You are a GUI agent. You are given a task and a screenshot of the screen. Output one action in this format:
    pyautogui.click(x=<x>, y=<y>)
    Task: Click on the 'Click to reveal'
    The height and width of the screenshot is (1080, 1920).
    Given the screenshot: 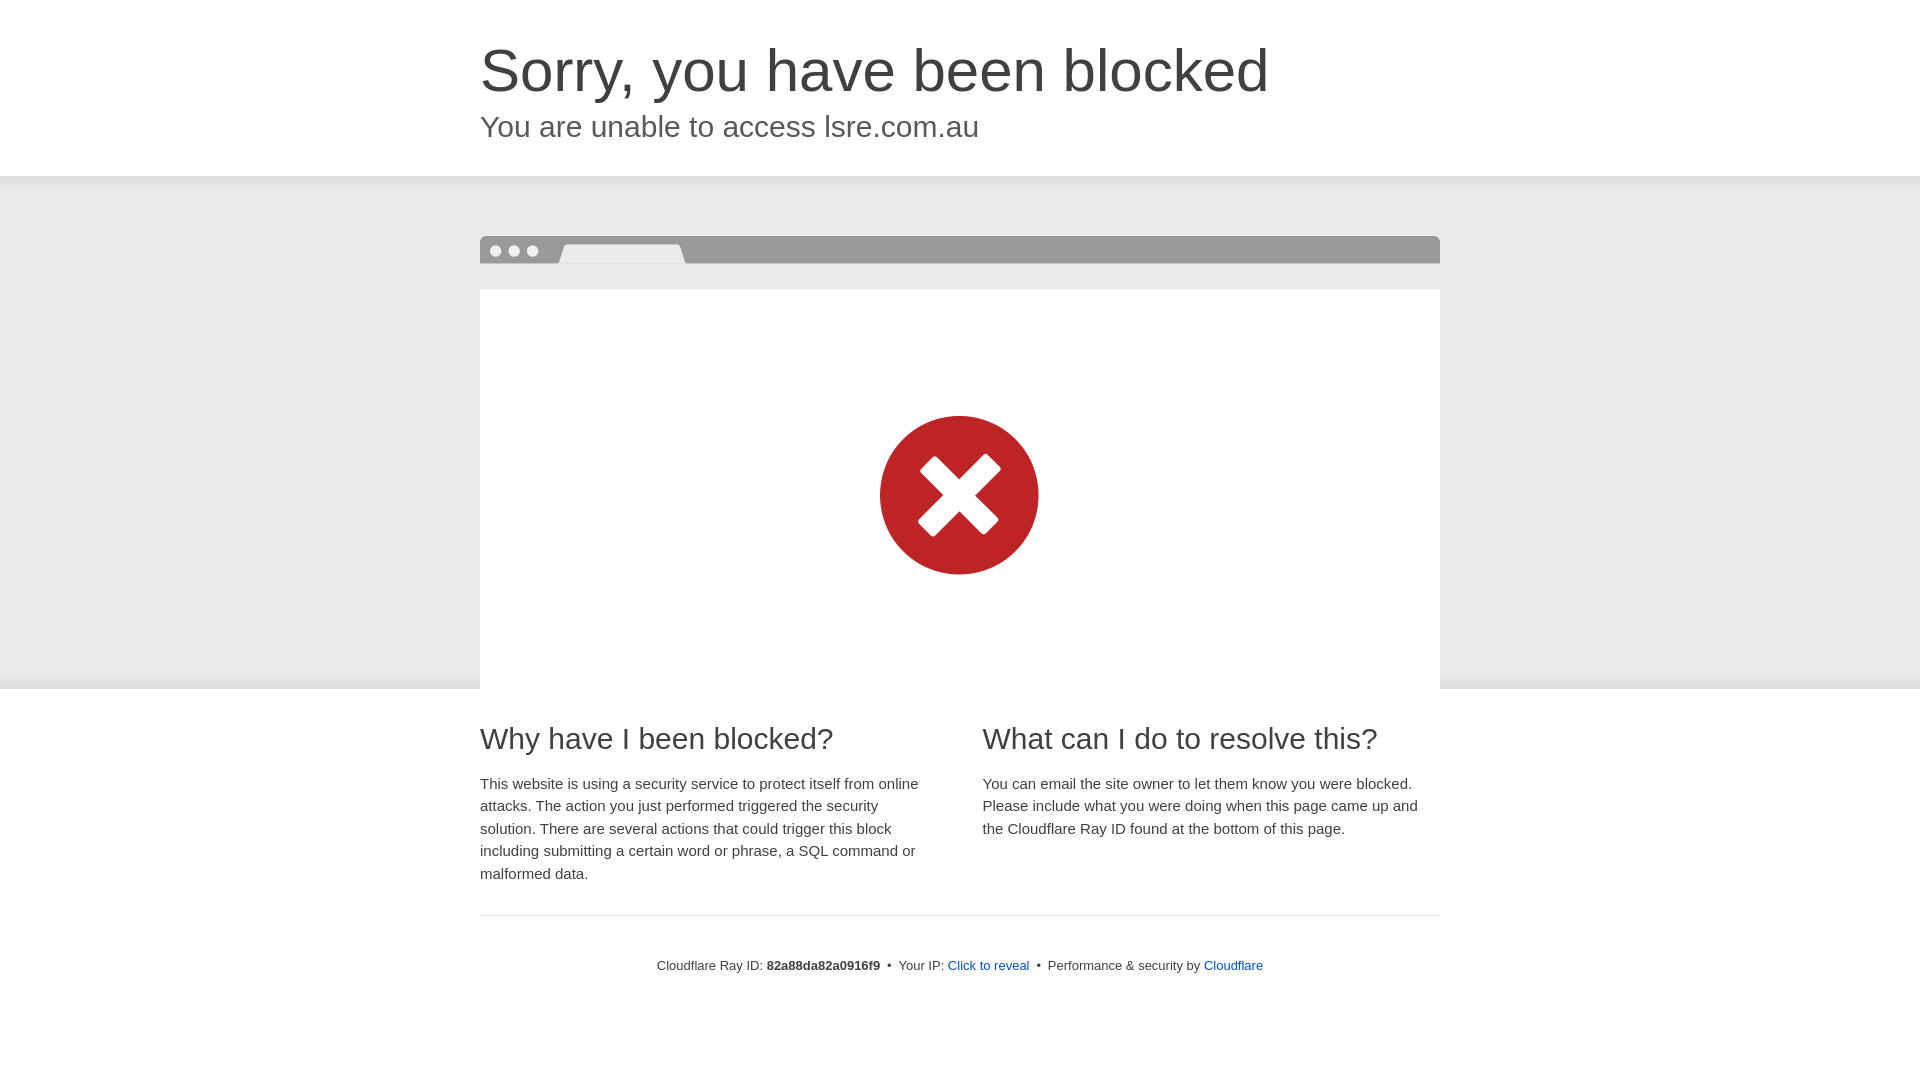 What is the action you would take?
    pyautogui.click(x=947, y=964)
    